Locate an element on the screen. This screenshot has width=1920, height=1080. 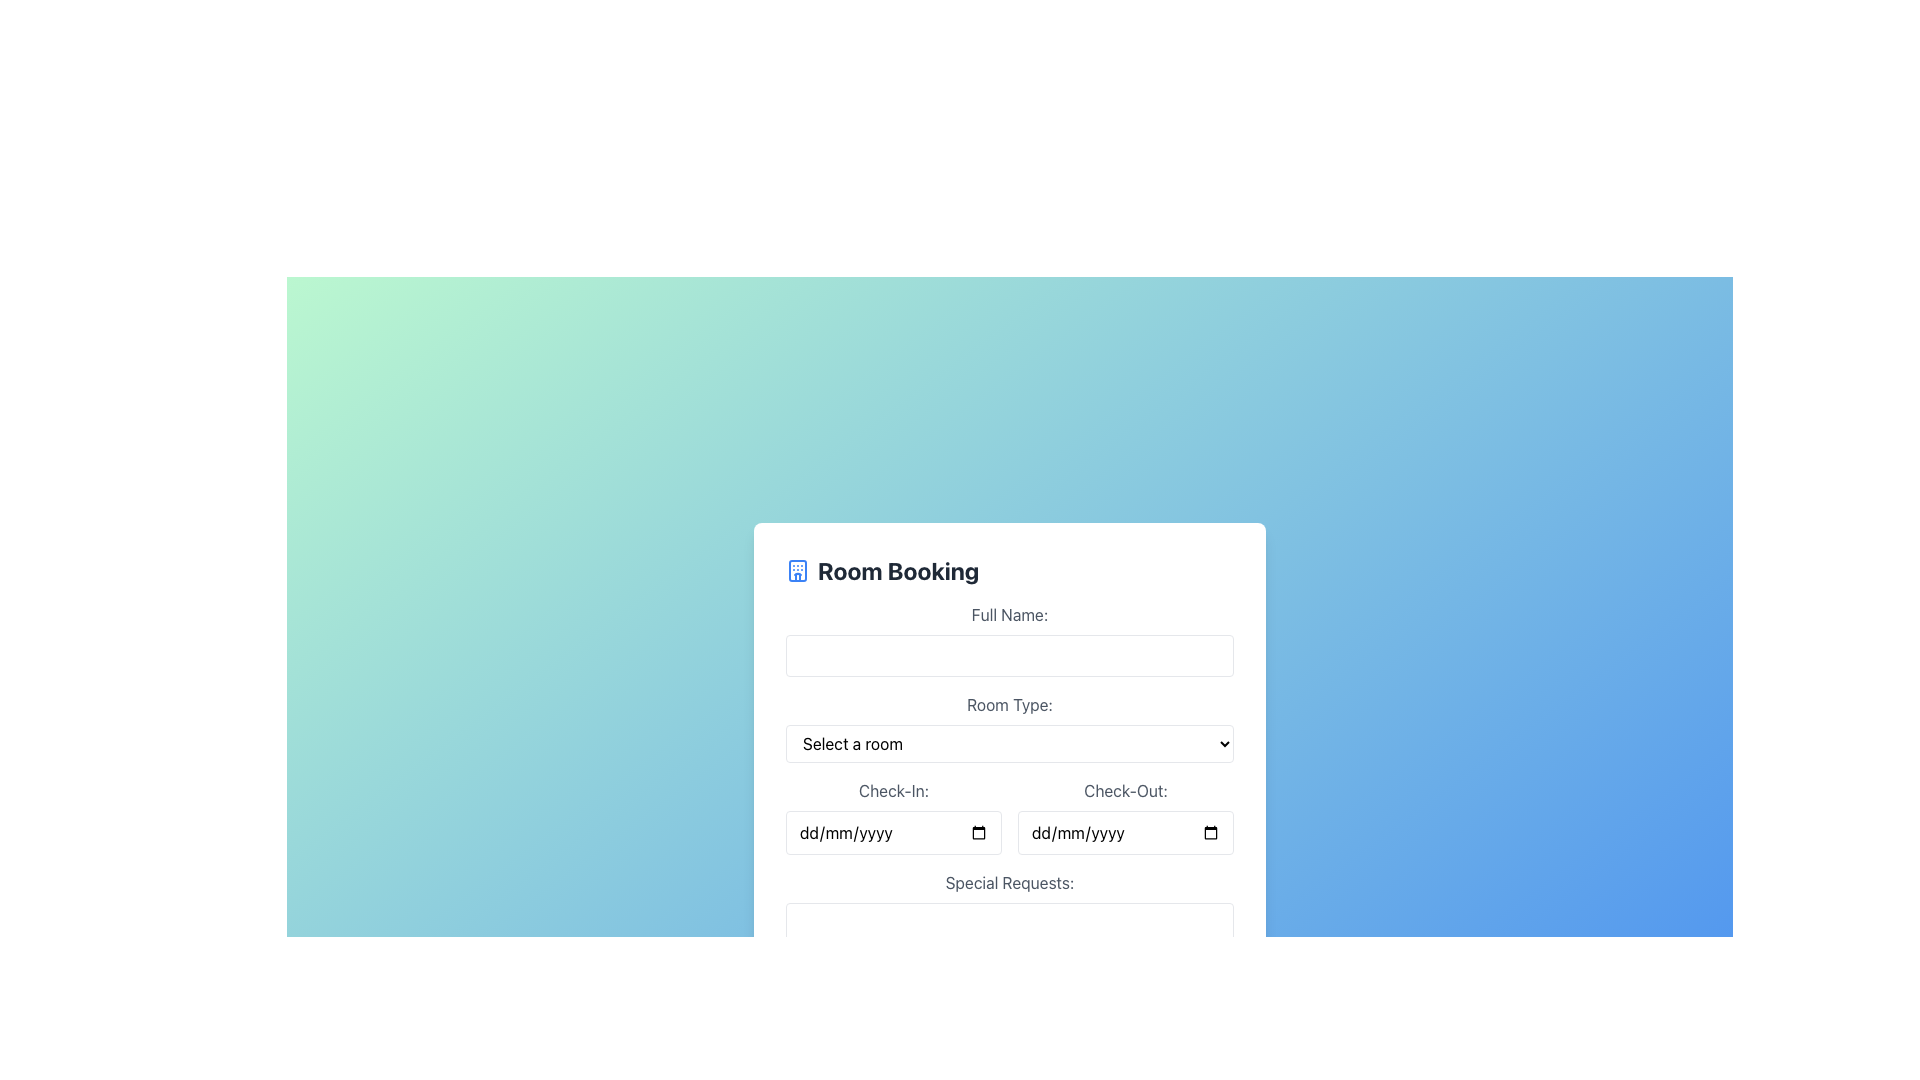
label text that is positioned above the multiline text input field for special requests, centrally aligned within the form is located at coordinates (1009, 882).